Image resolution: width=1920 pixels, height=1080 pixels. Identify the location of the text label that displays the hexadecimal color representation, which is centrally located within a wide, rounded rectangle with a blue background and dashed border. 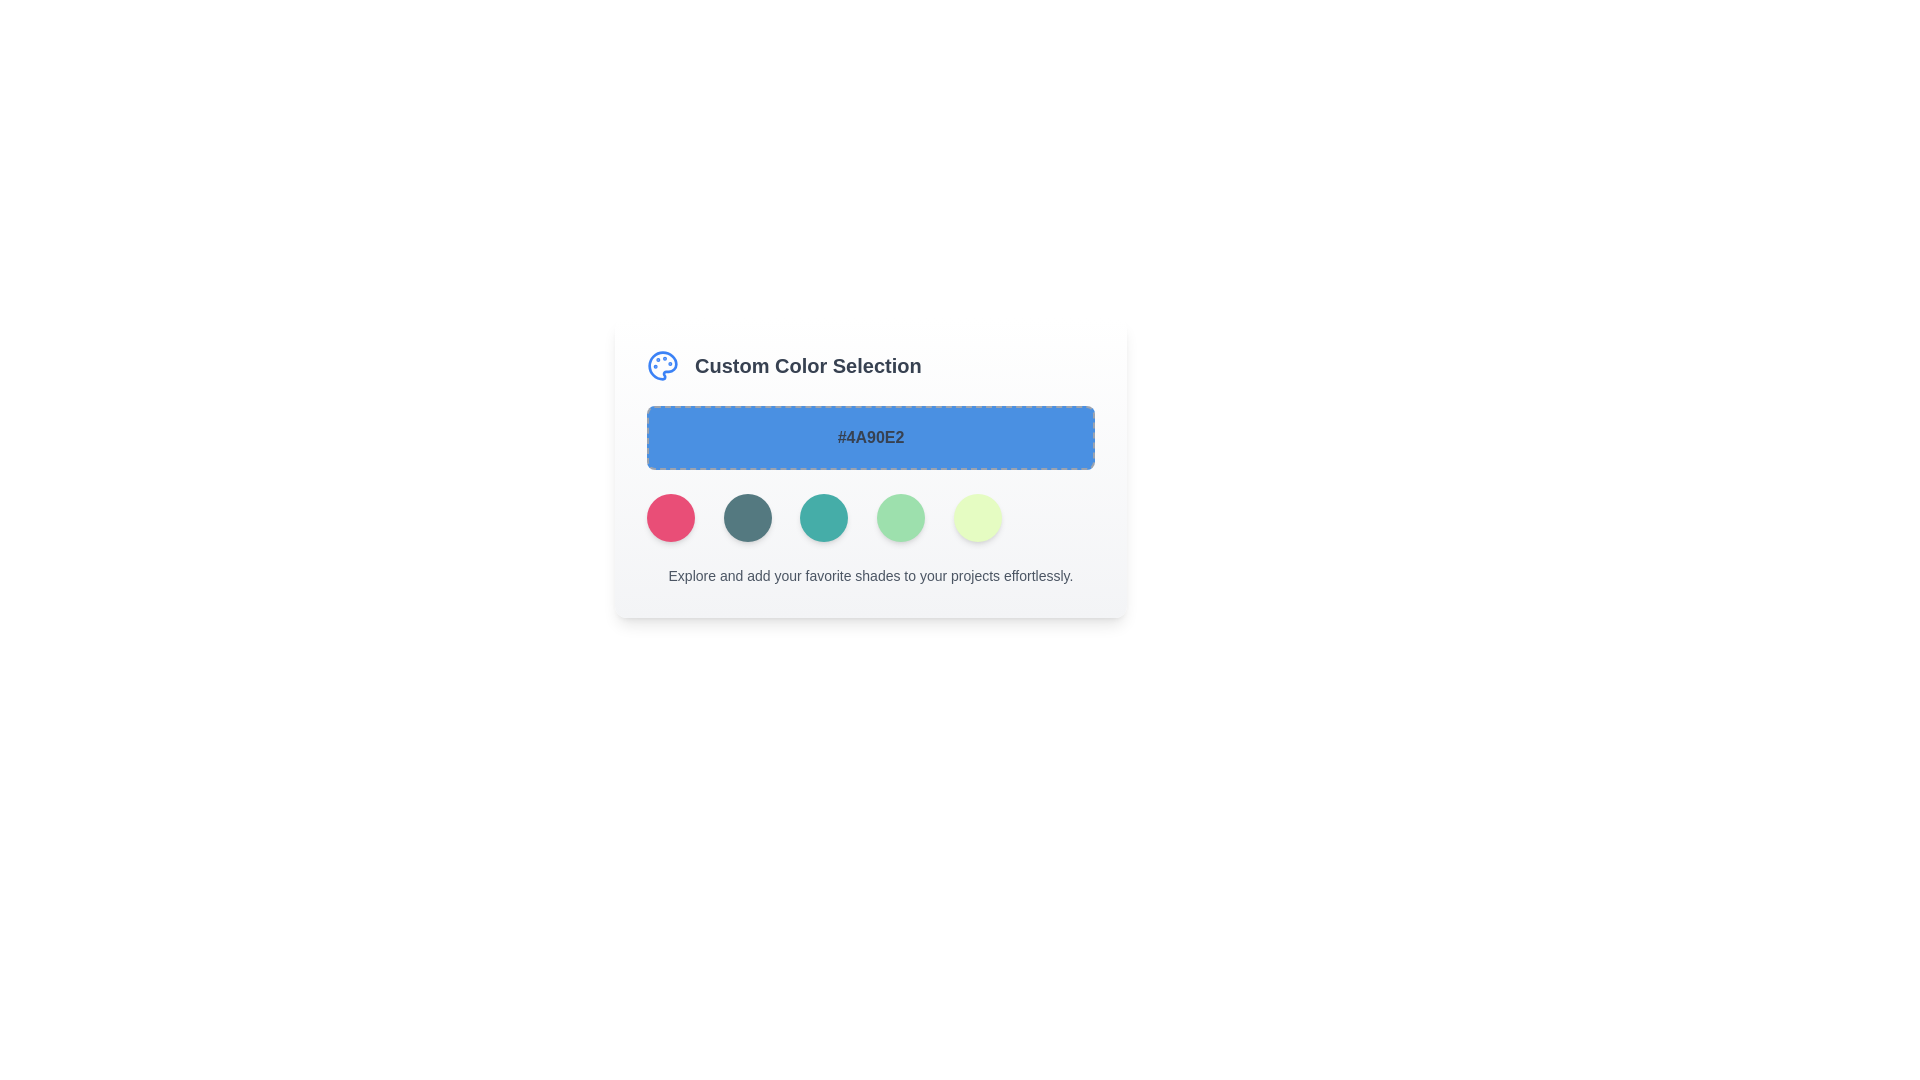
(870, 437).